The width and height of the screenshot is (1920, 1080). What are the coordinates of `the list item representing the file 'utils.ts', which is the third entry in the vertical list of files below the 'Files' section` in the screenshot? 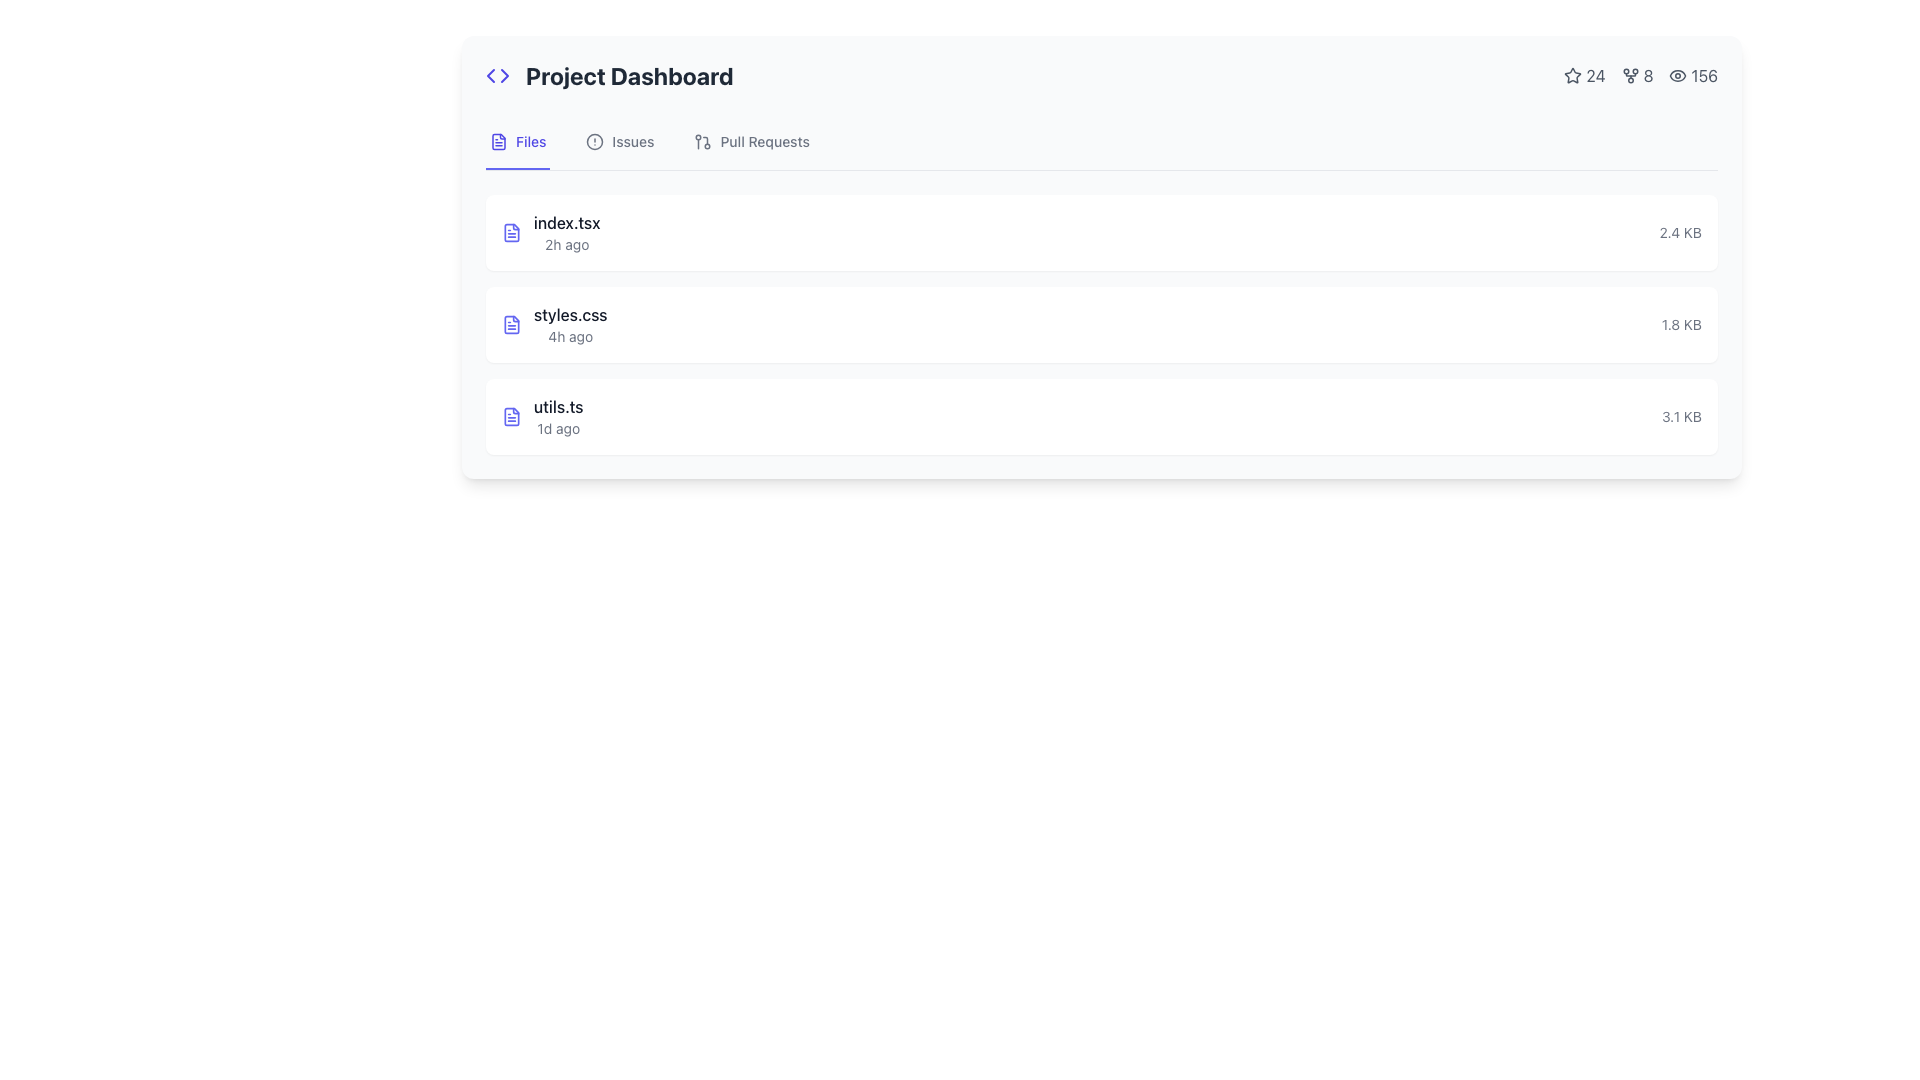 It's located at (542, 415).